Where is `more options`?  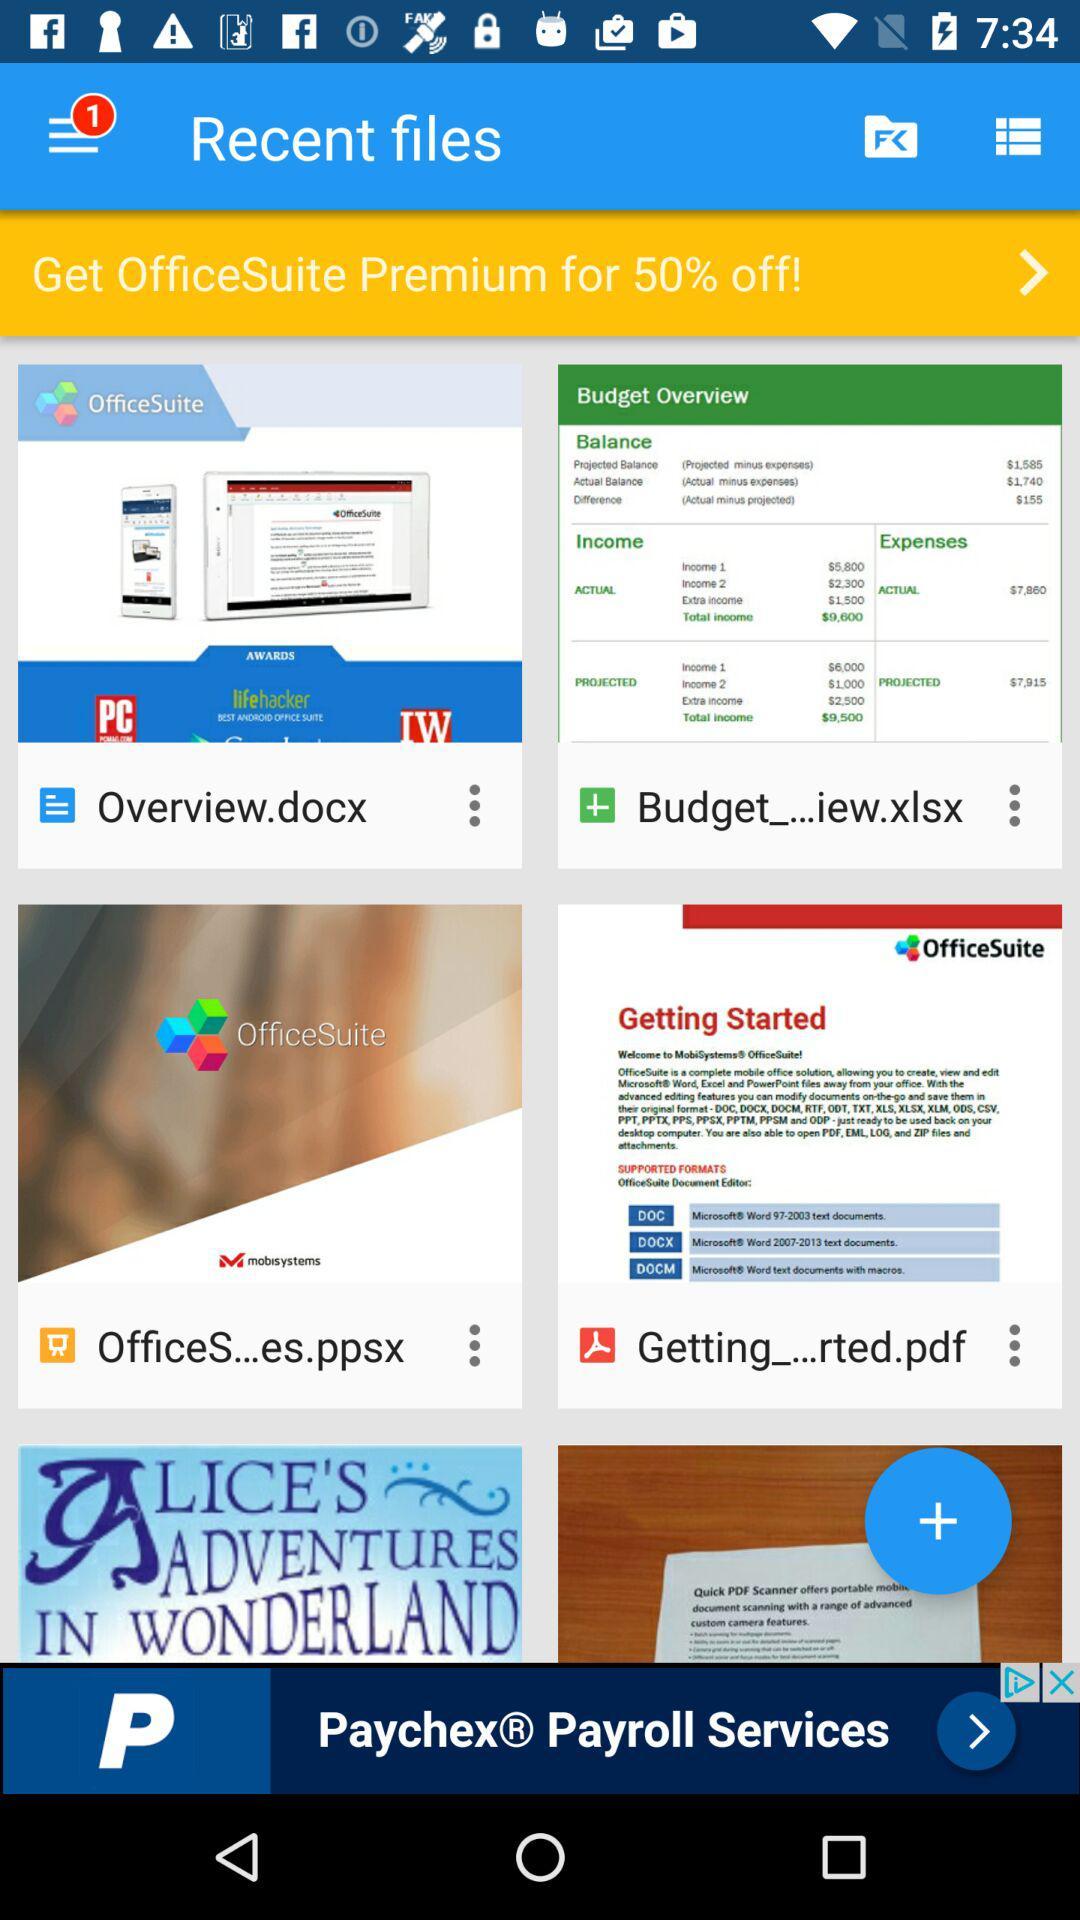
more options is located at coordinates (1014, 1345).